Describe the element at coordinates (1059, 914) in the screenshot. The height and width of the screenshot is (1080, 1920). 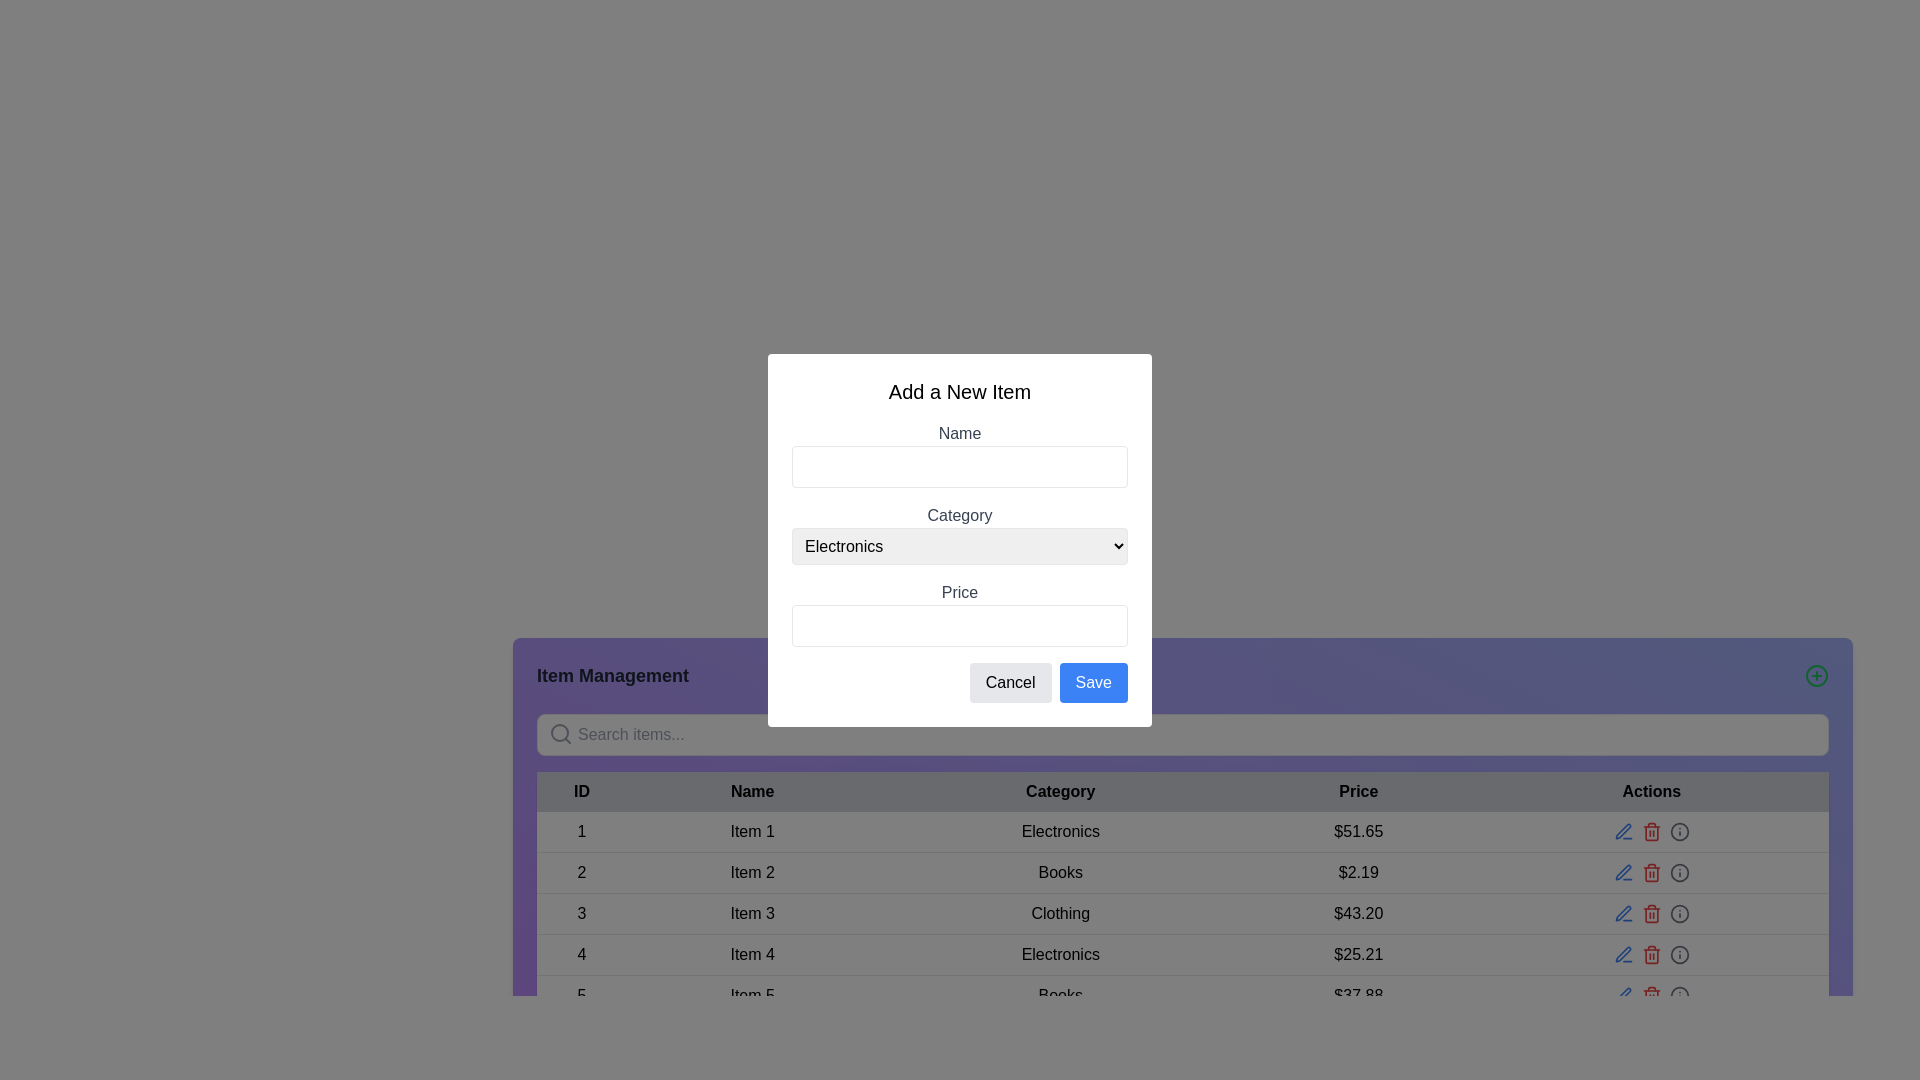
I see `text content of the Text Label representing the category 'Clothing' for 'Item 3' in the table, located in the third row under the 'Category' column` at that location.